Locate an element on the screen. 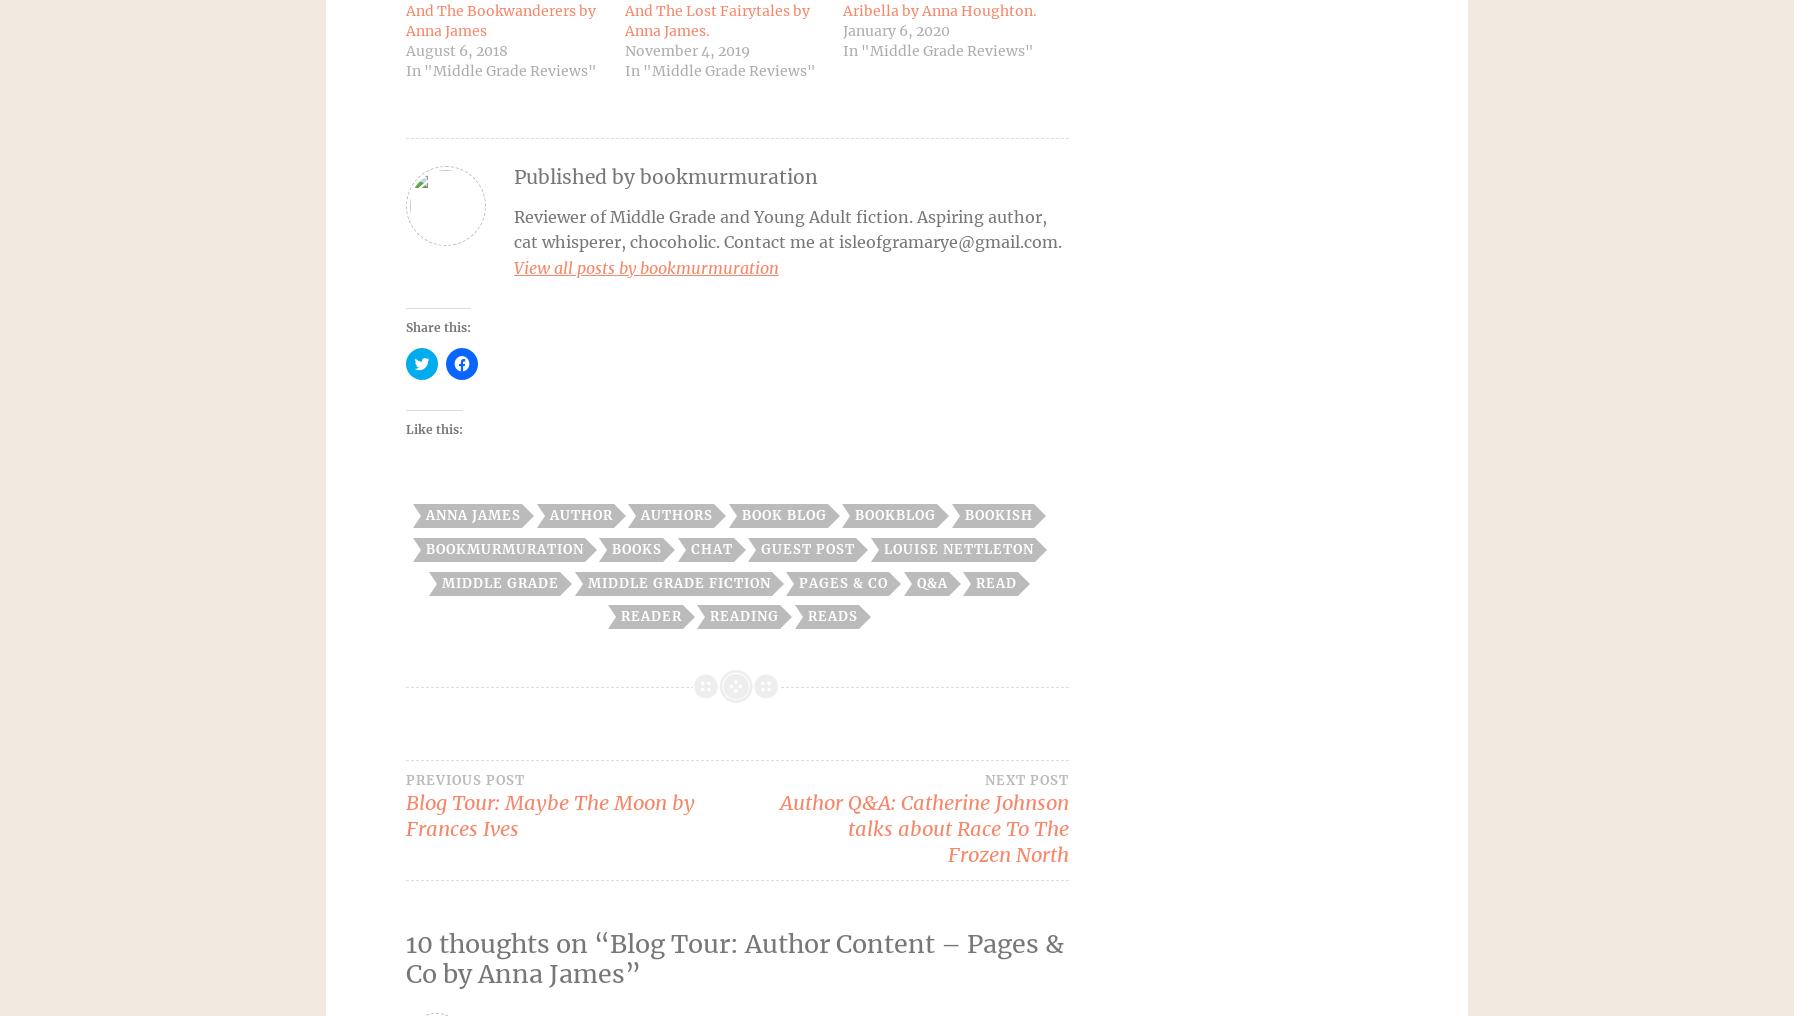  'authors' is located at coordinates (677, 514).